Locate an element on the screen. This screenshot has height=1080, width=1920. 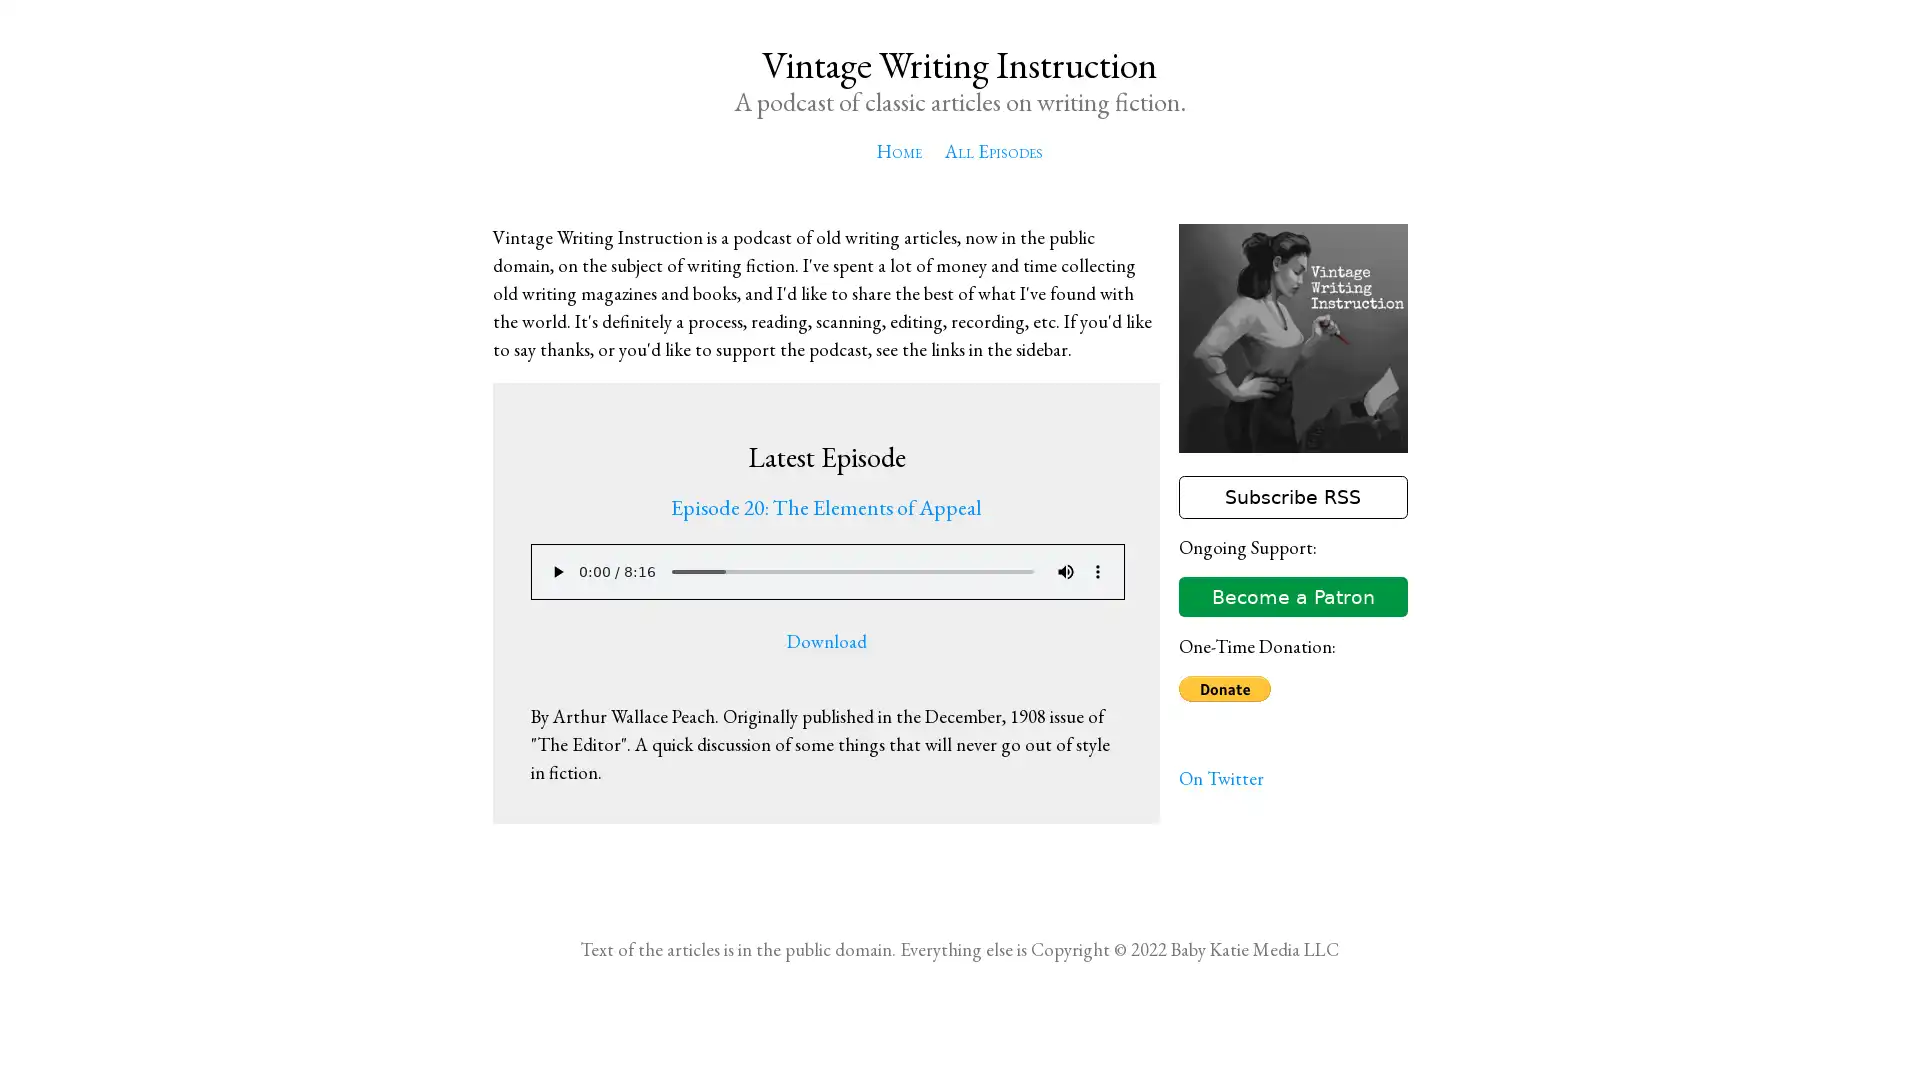
mute is located at coordinates (1064, 571).